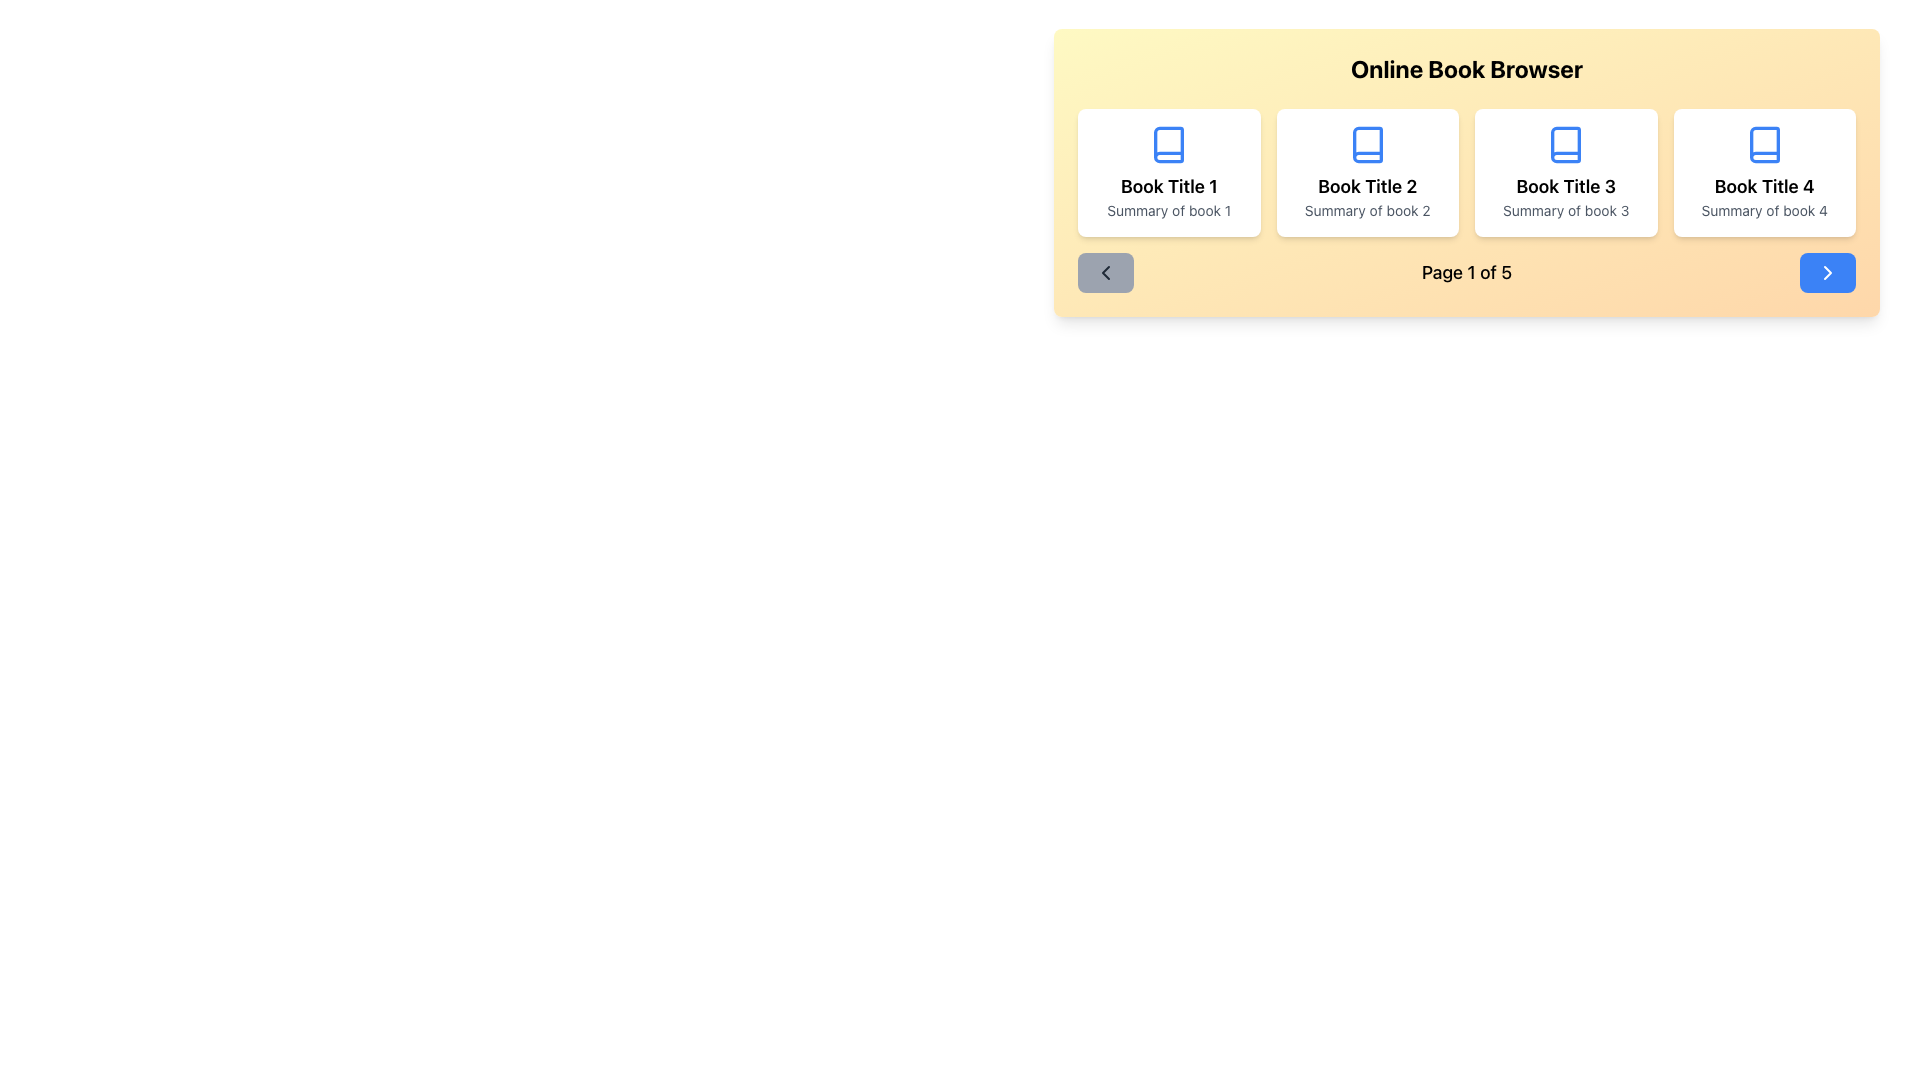 Image resolution: width=1920 pixels, height=1080 pixels. What do you see at coordinates (1169, 144) in the screenshot?
I see `the book icon representing 'Book Title 1' located in the first card under 'Online Book Browser'` at bounding box center [1169, 144].